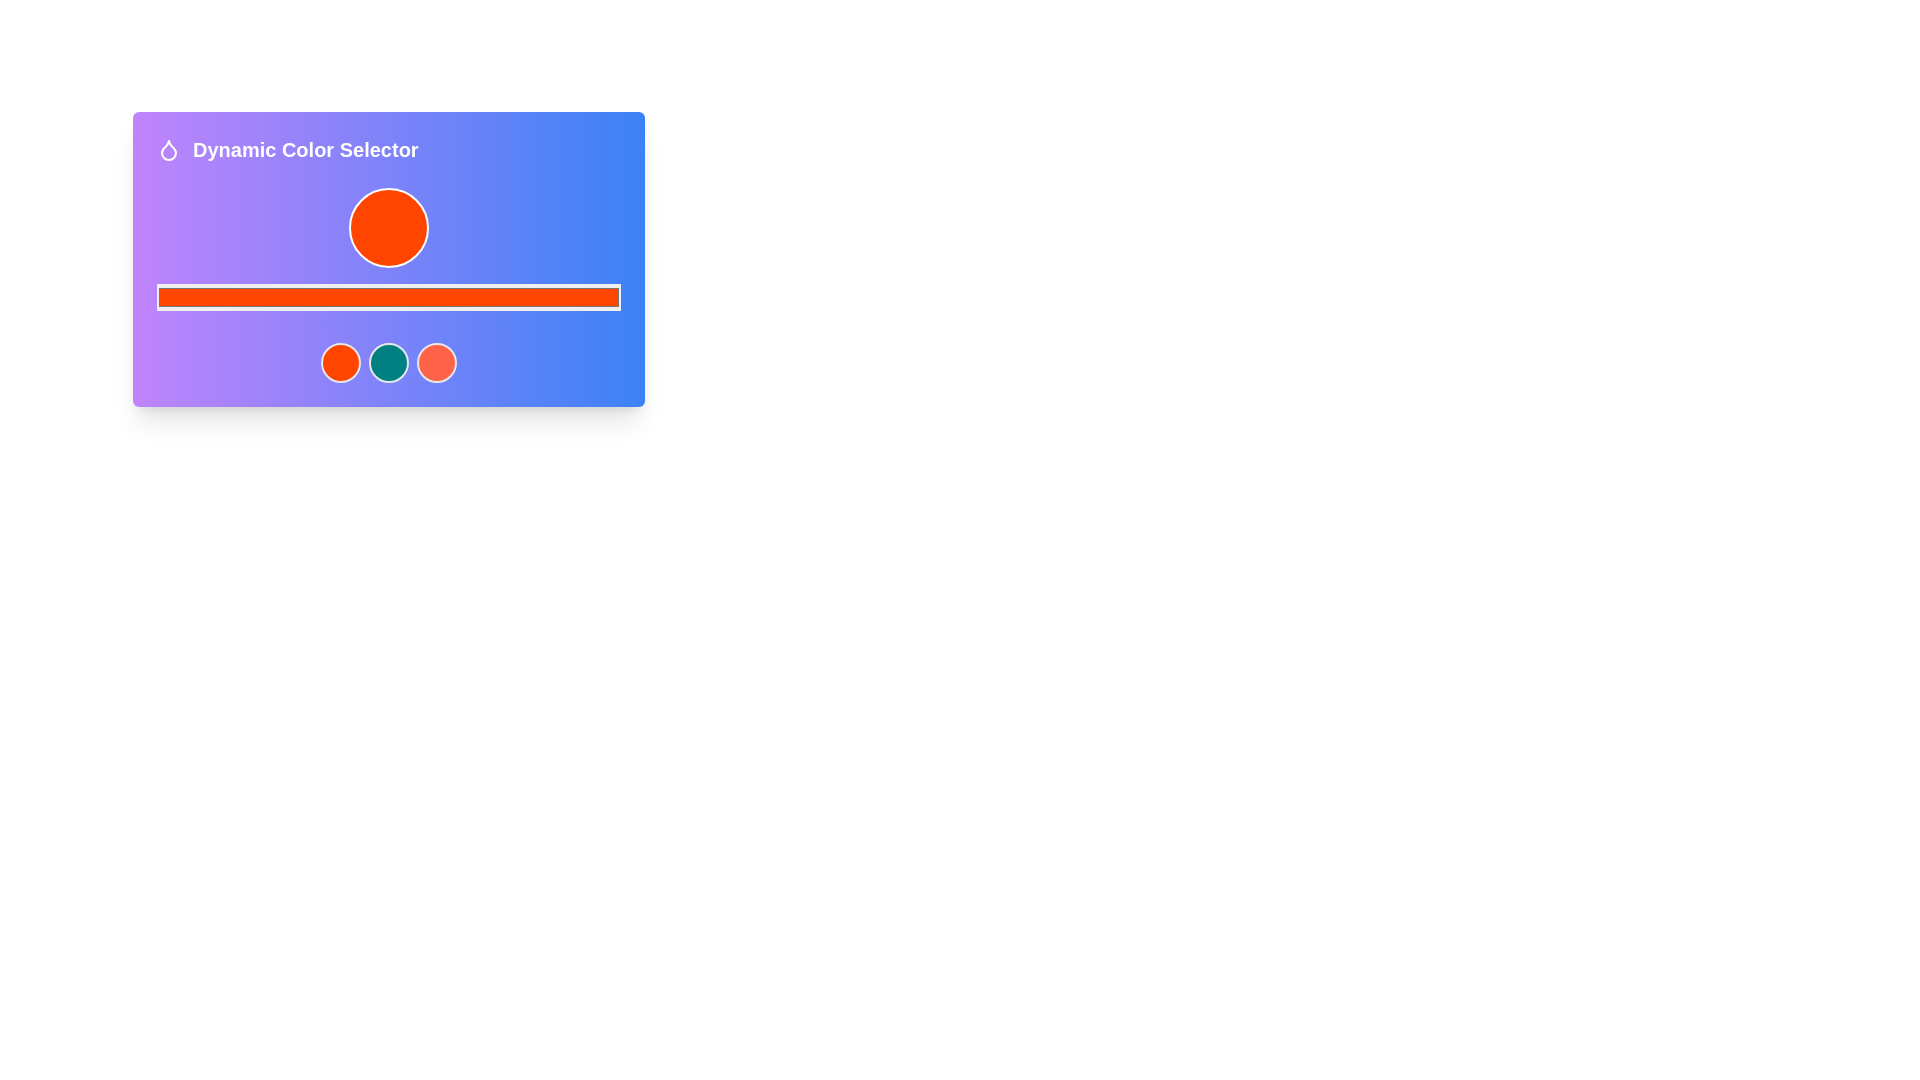  I want to click on text of the header or label positioned to the right of the water droplet icon in the top section of the interface, so click(304, 149).